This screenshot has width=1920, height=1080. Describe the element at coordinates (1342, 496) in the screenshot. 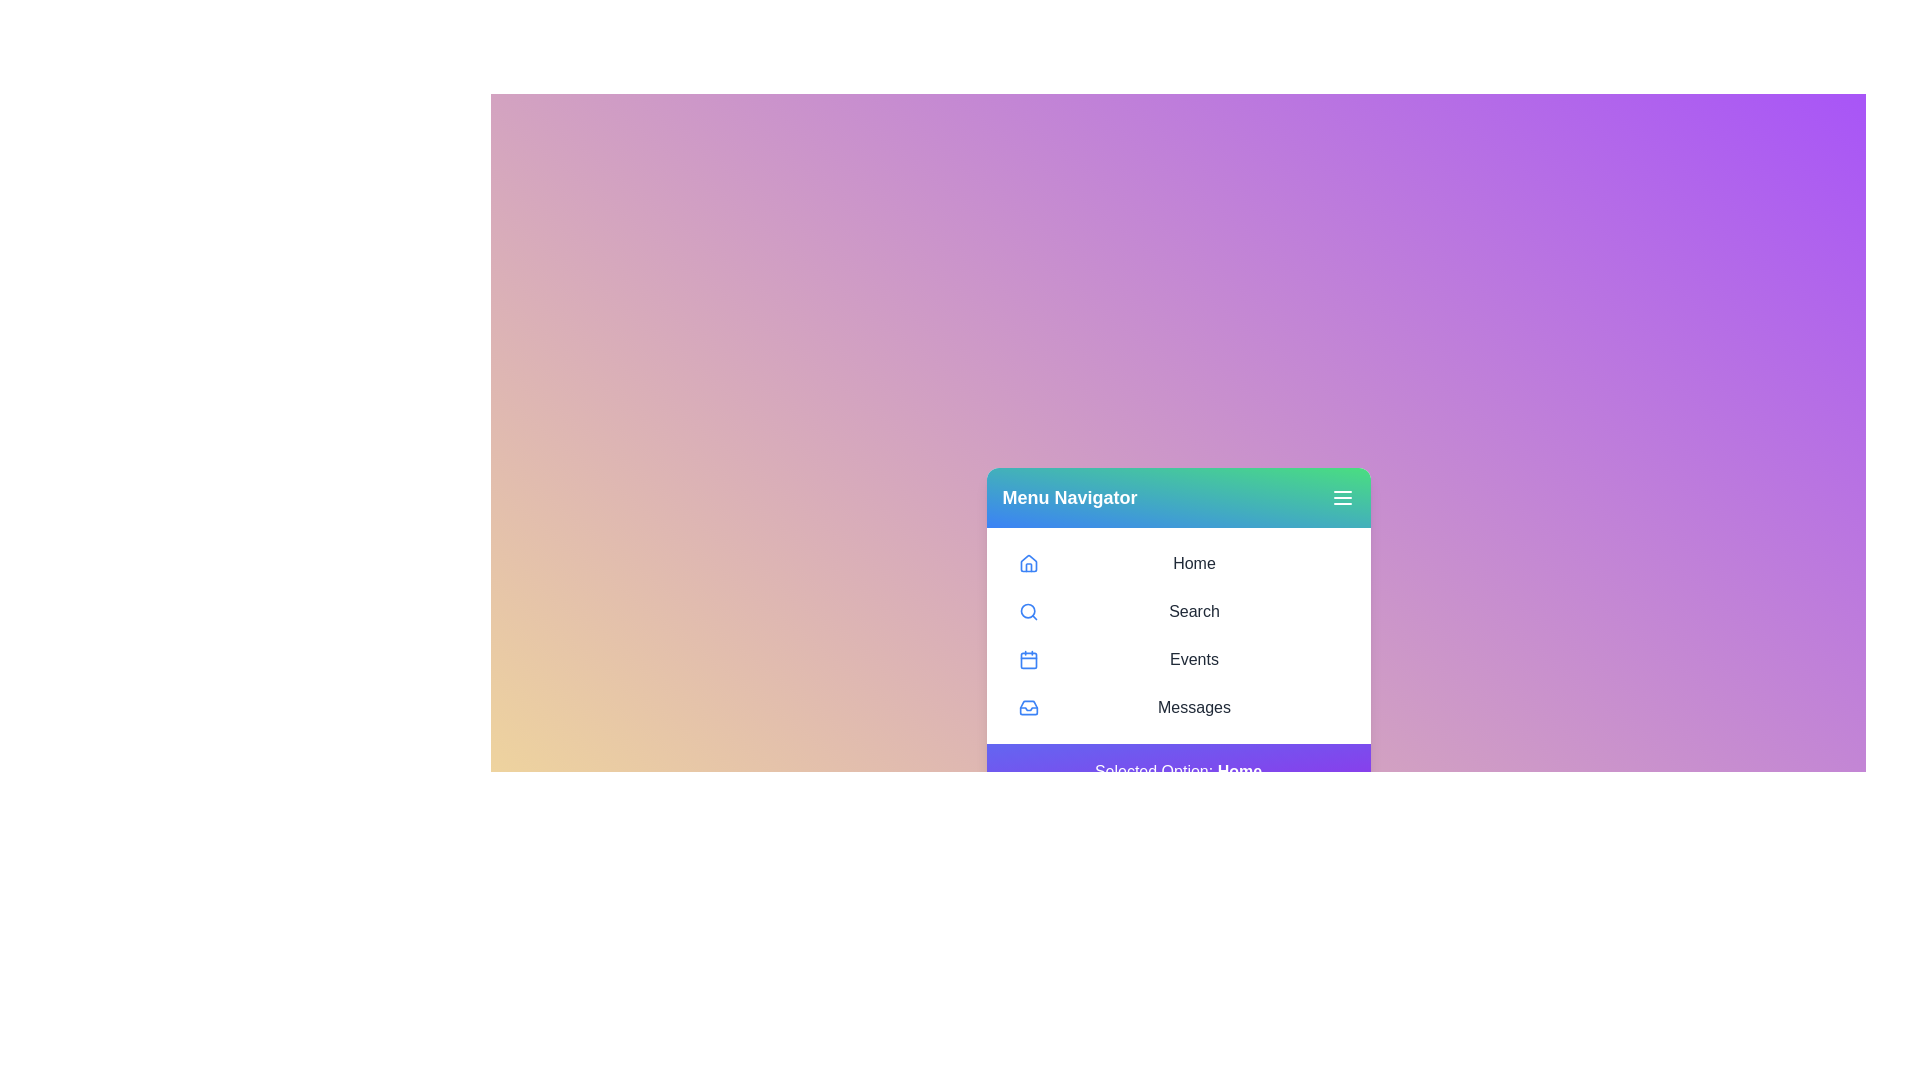

I see `the menu icon to toggle the menu open or closed` at that location.